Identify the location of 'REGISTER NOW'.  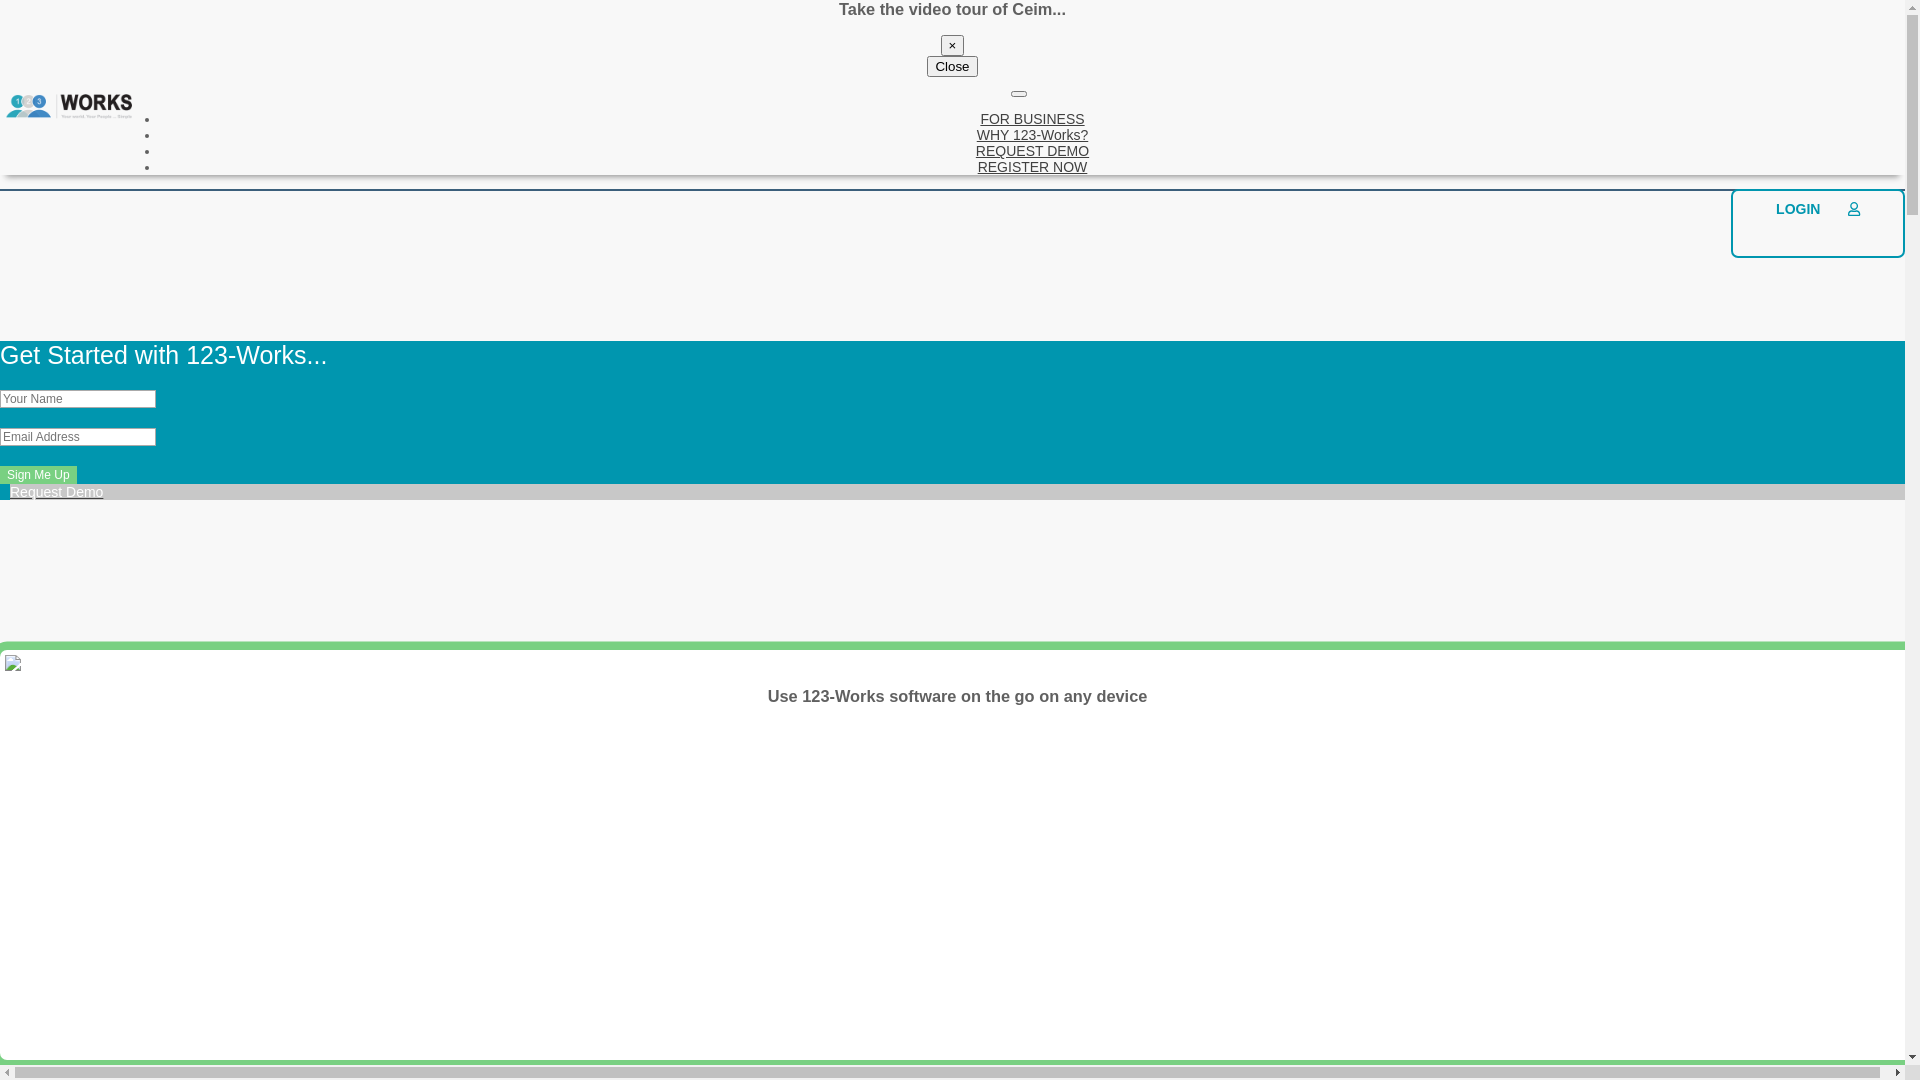
(978, 165).